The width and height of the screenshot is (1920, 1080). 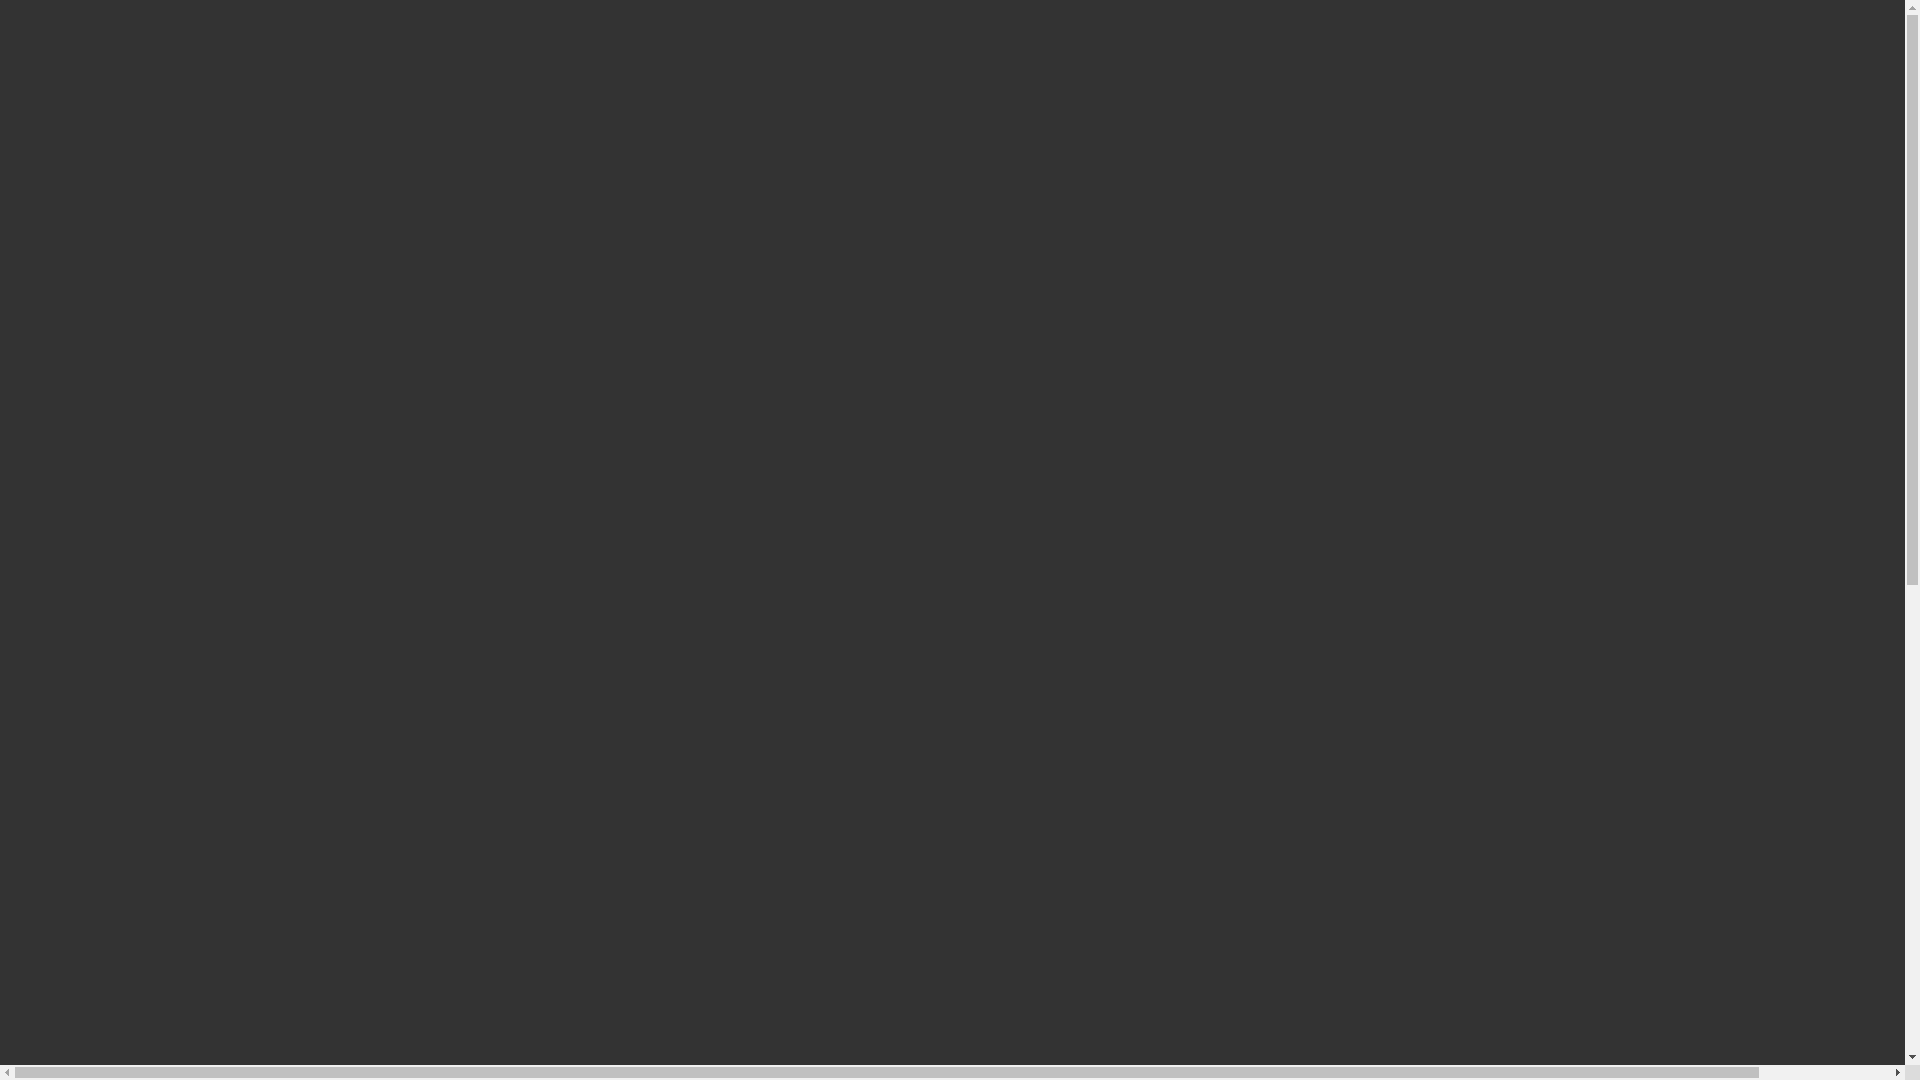 I want to click on 'Geschichte', so click(x=114, y=116).